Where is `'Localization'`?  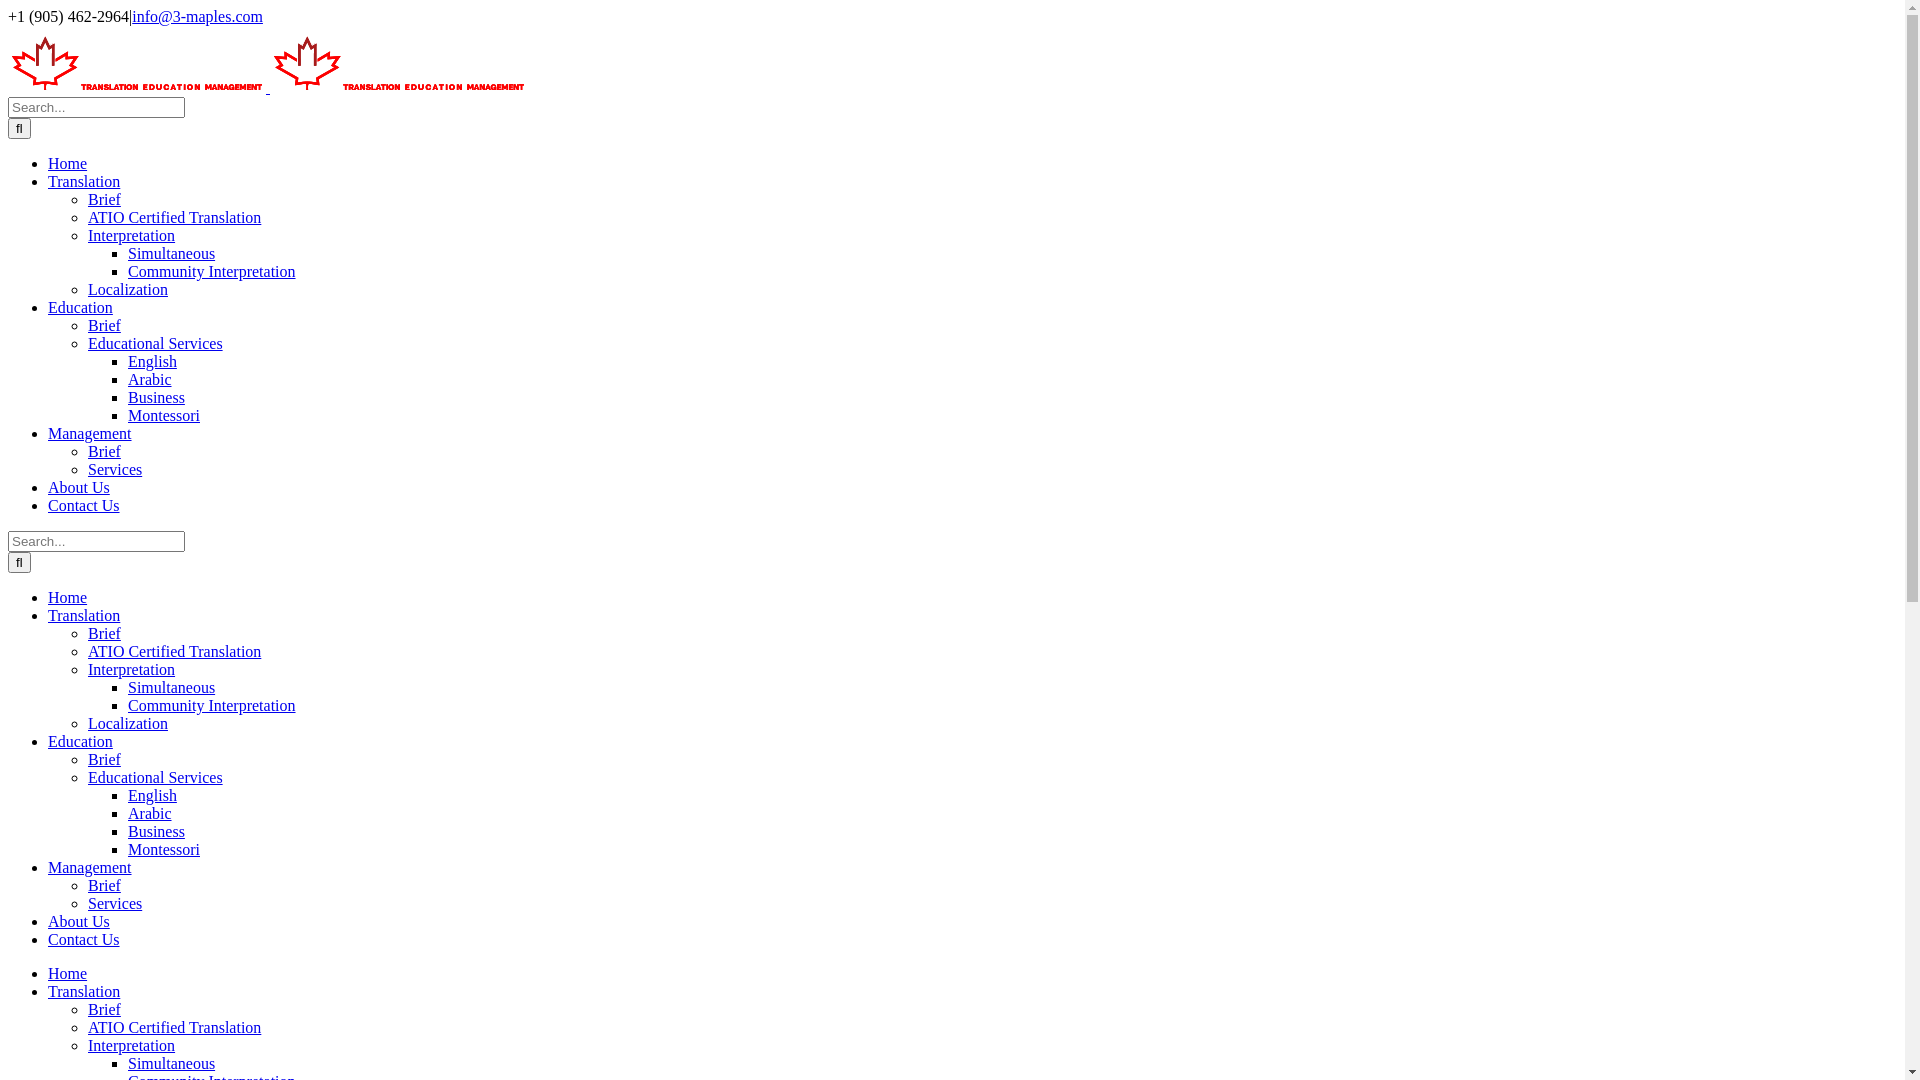 'Localization' is located at coordinates (127, 289).